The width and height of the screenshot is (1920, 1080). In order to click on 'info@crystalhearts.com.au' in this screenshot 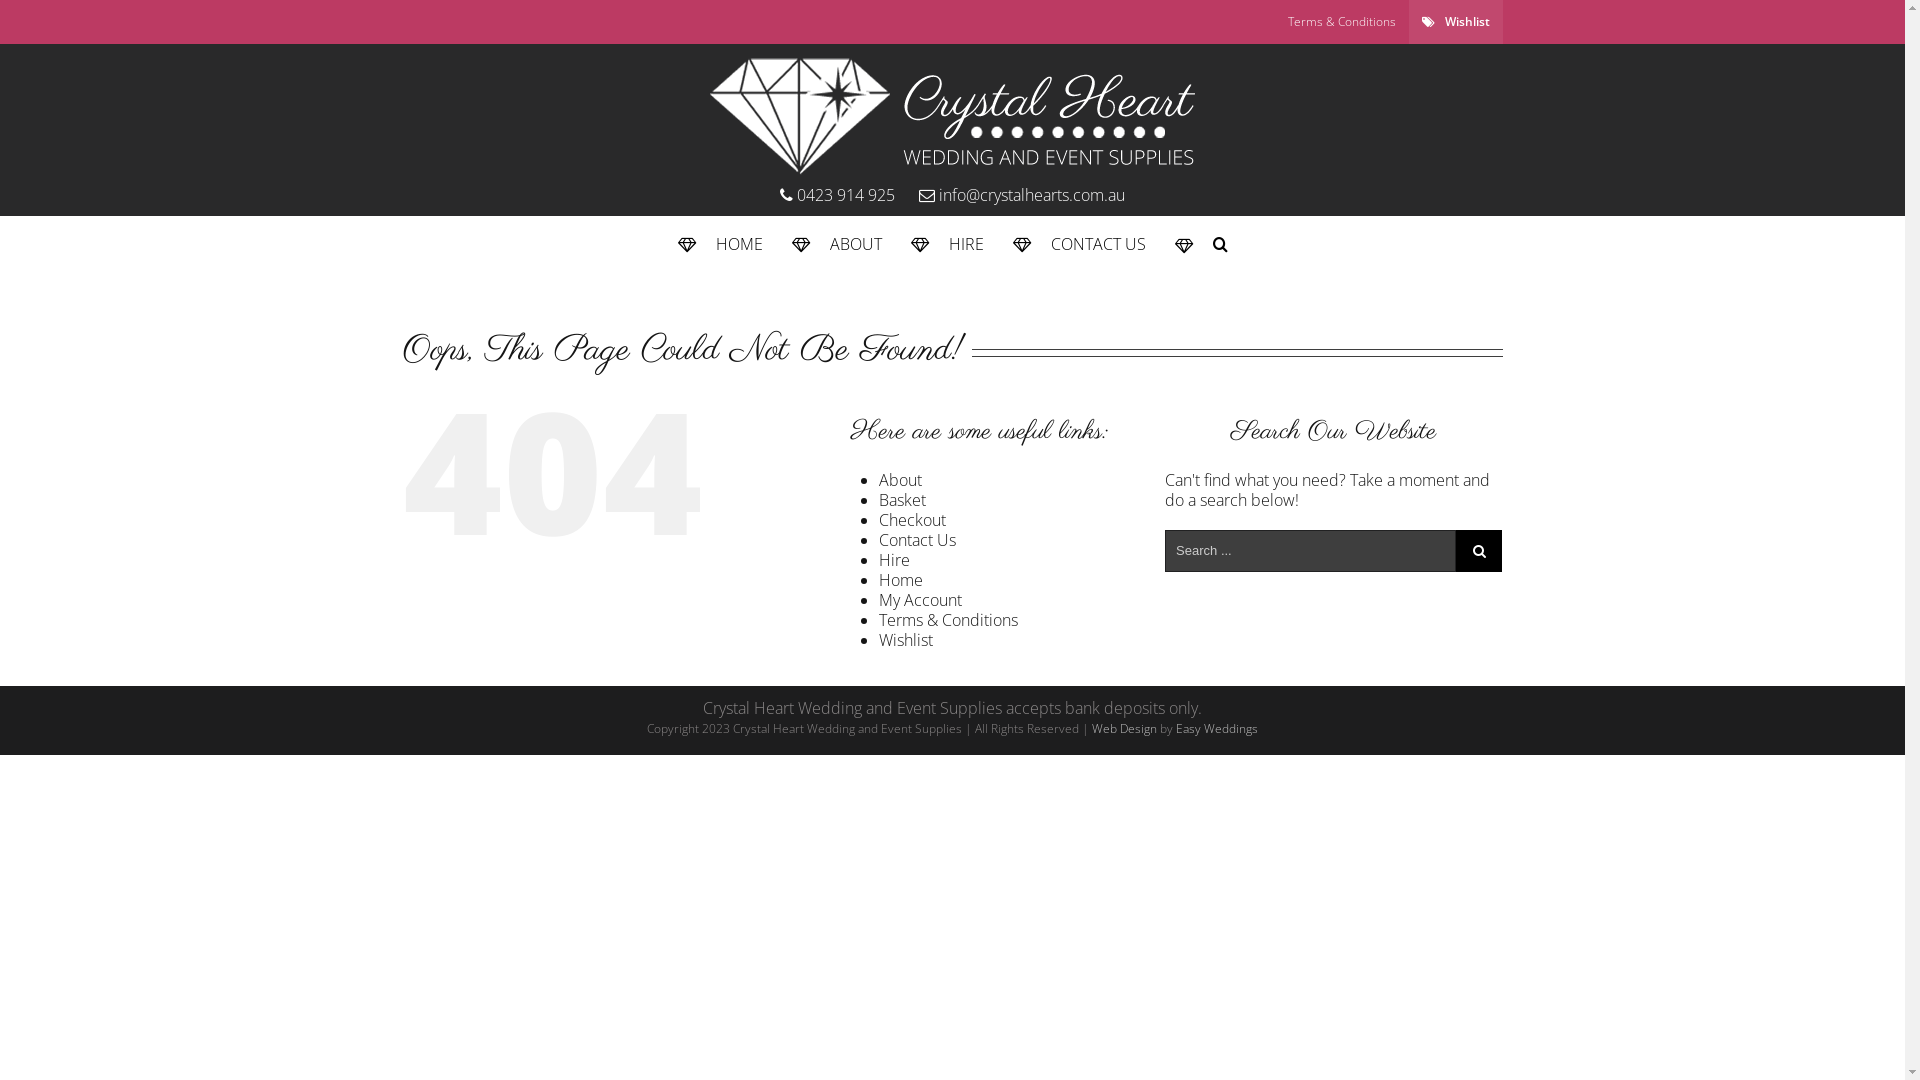, I will do `click(1012, 195)`.